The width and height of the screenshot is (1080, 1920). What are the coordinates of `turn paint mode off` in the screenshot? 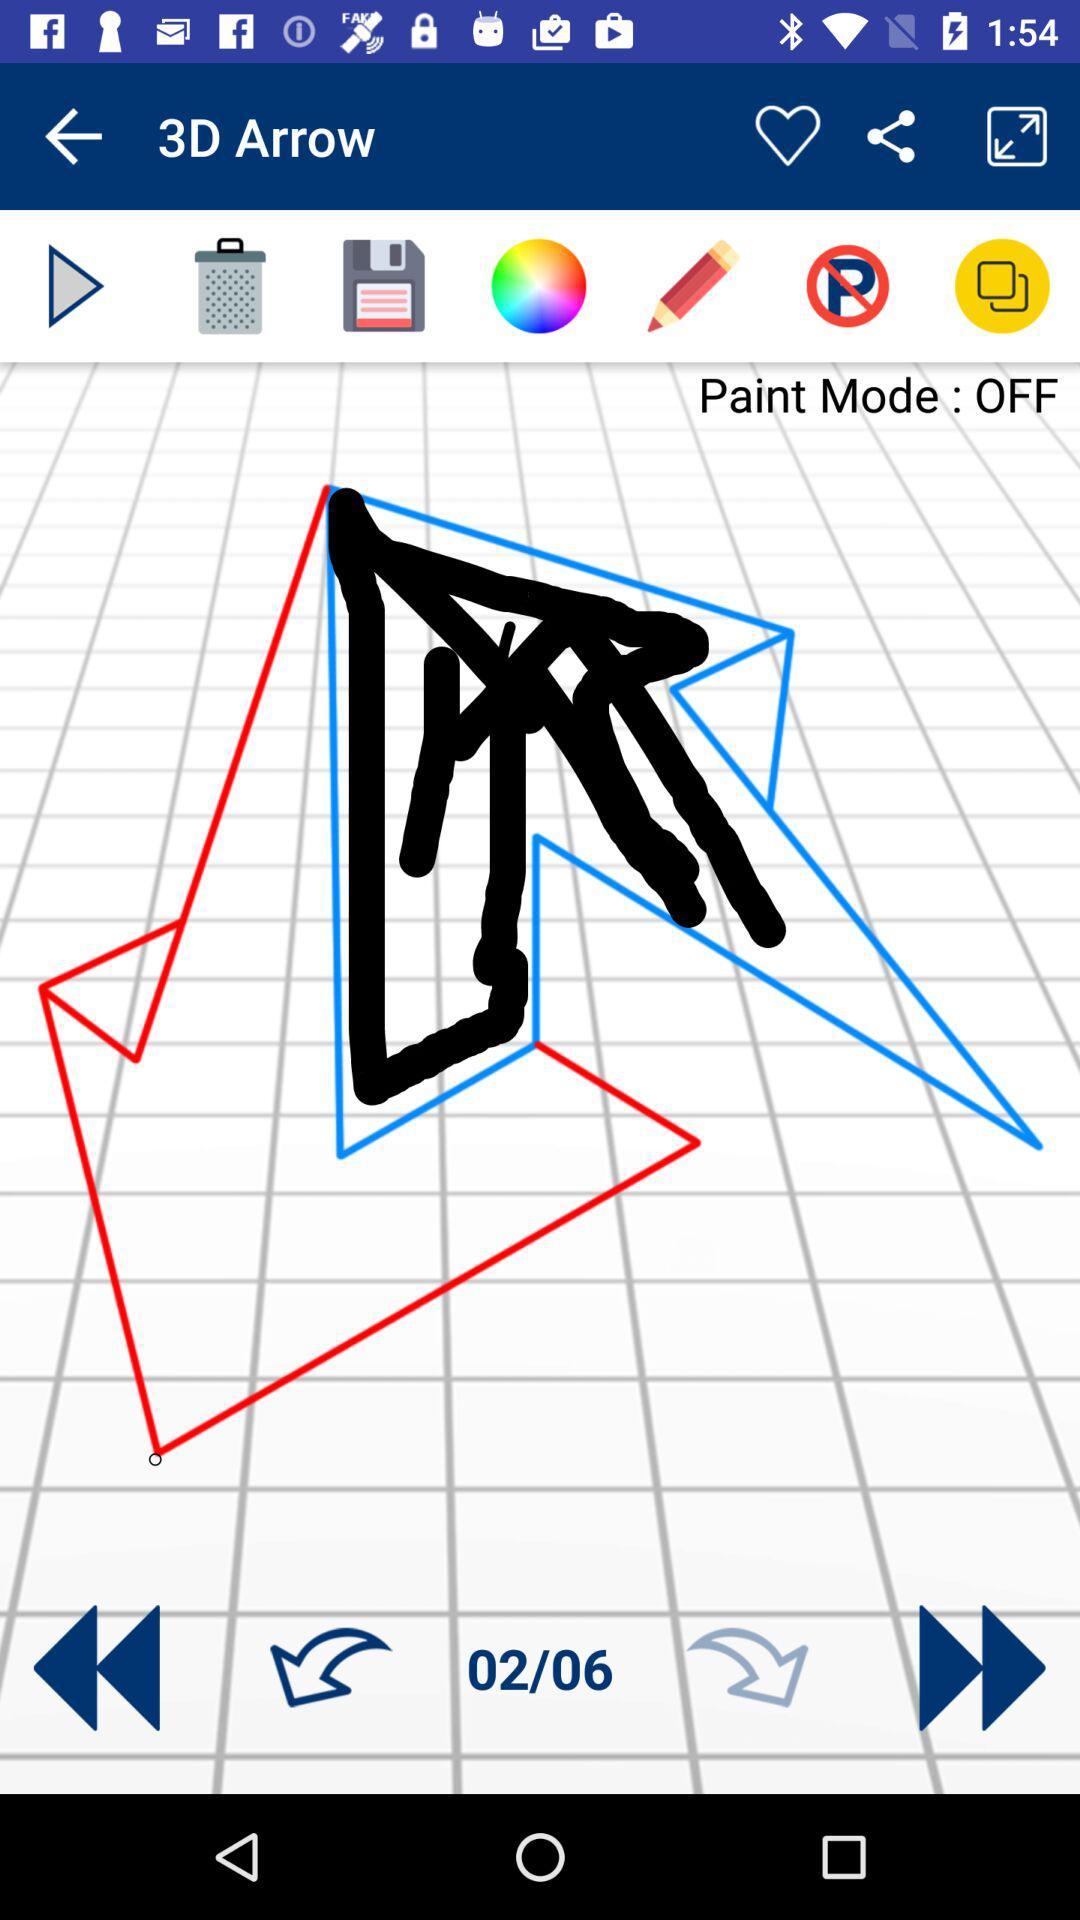 It's located at (847, 285).